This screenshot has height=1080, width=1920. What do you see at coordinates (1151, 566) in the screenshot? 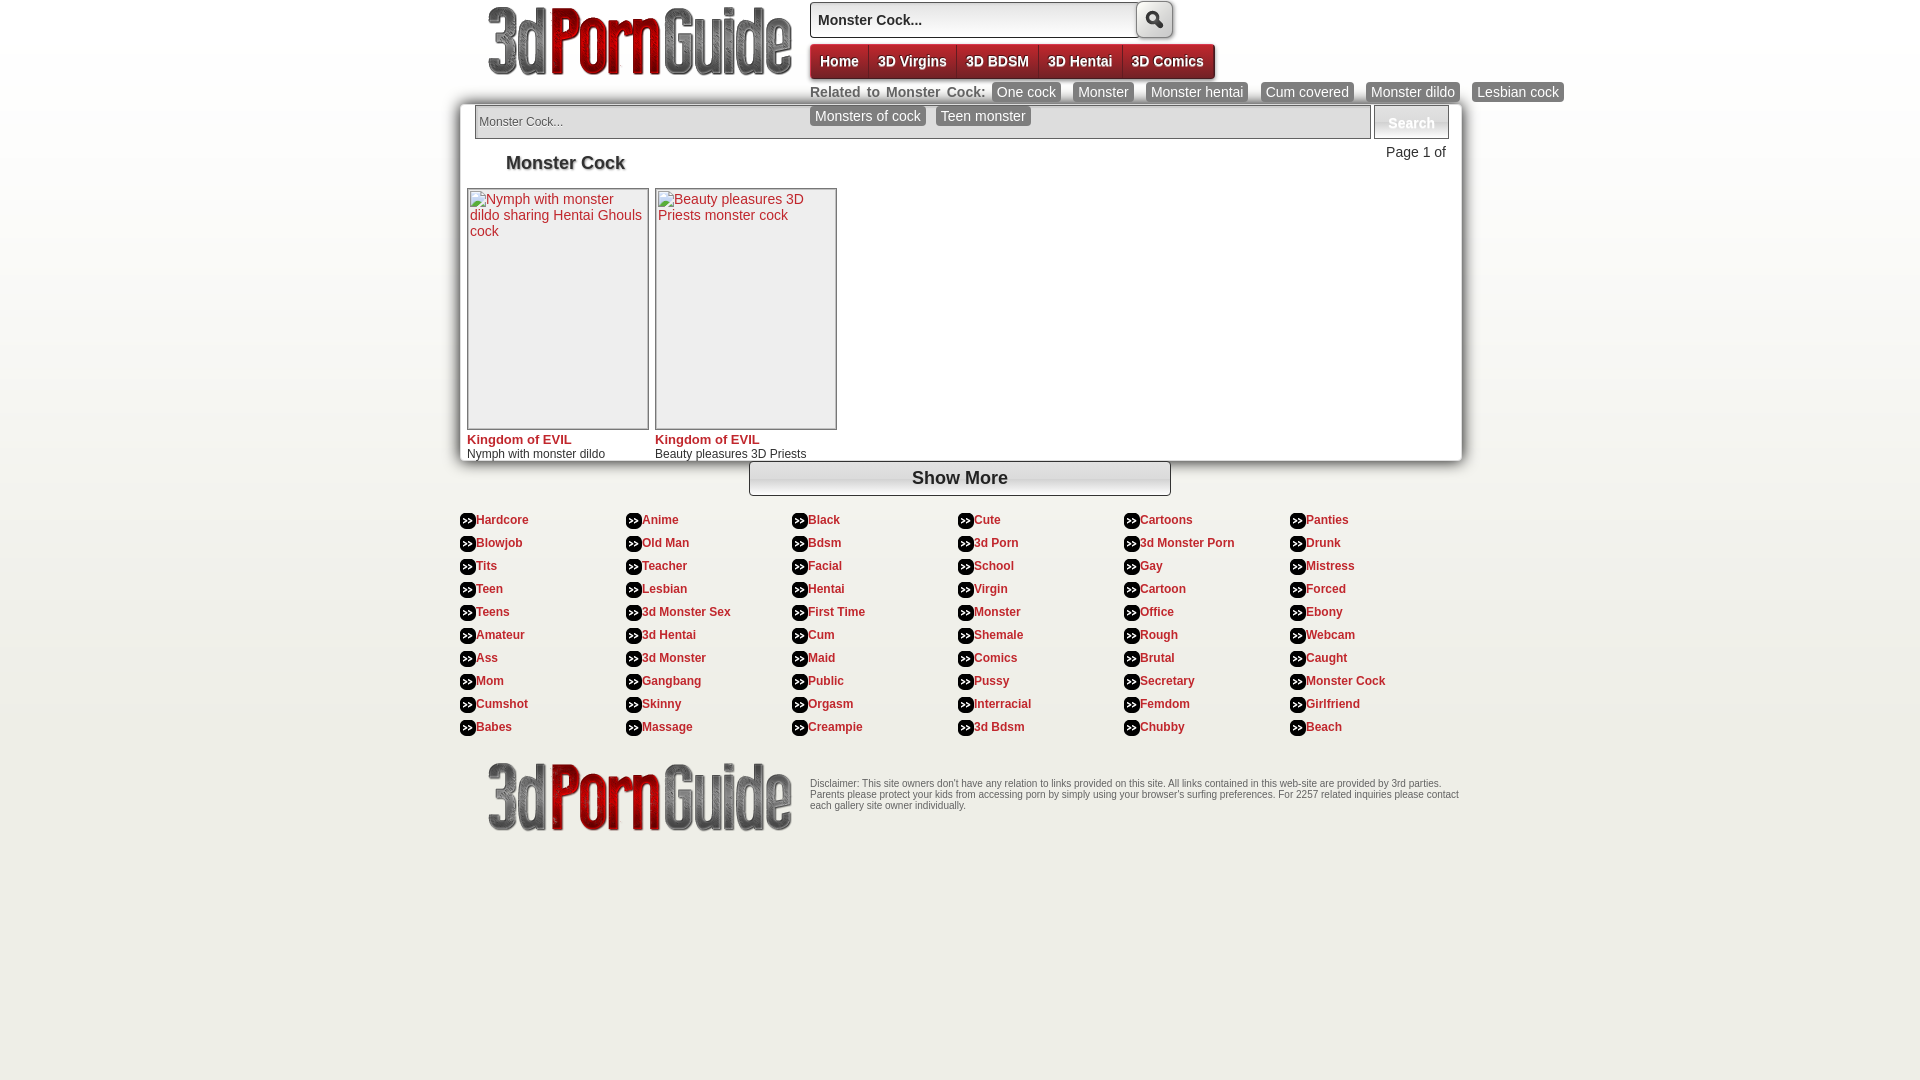
I see `'Gay'` at bounding box center [1151, 566].